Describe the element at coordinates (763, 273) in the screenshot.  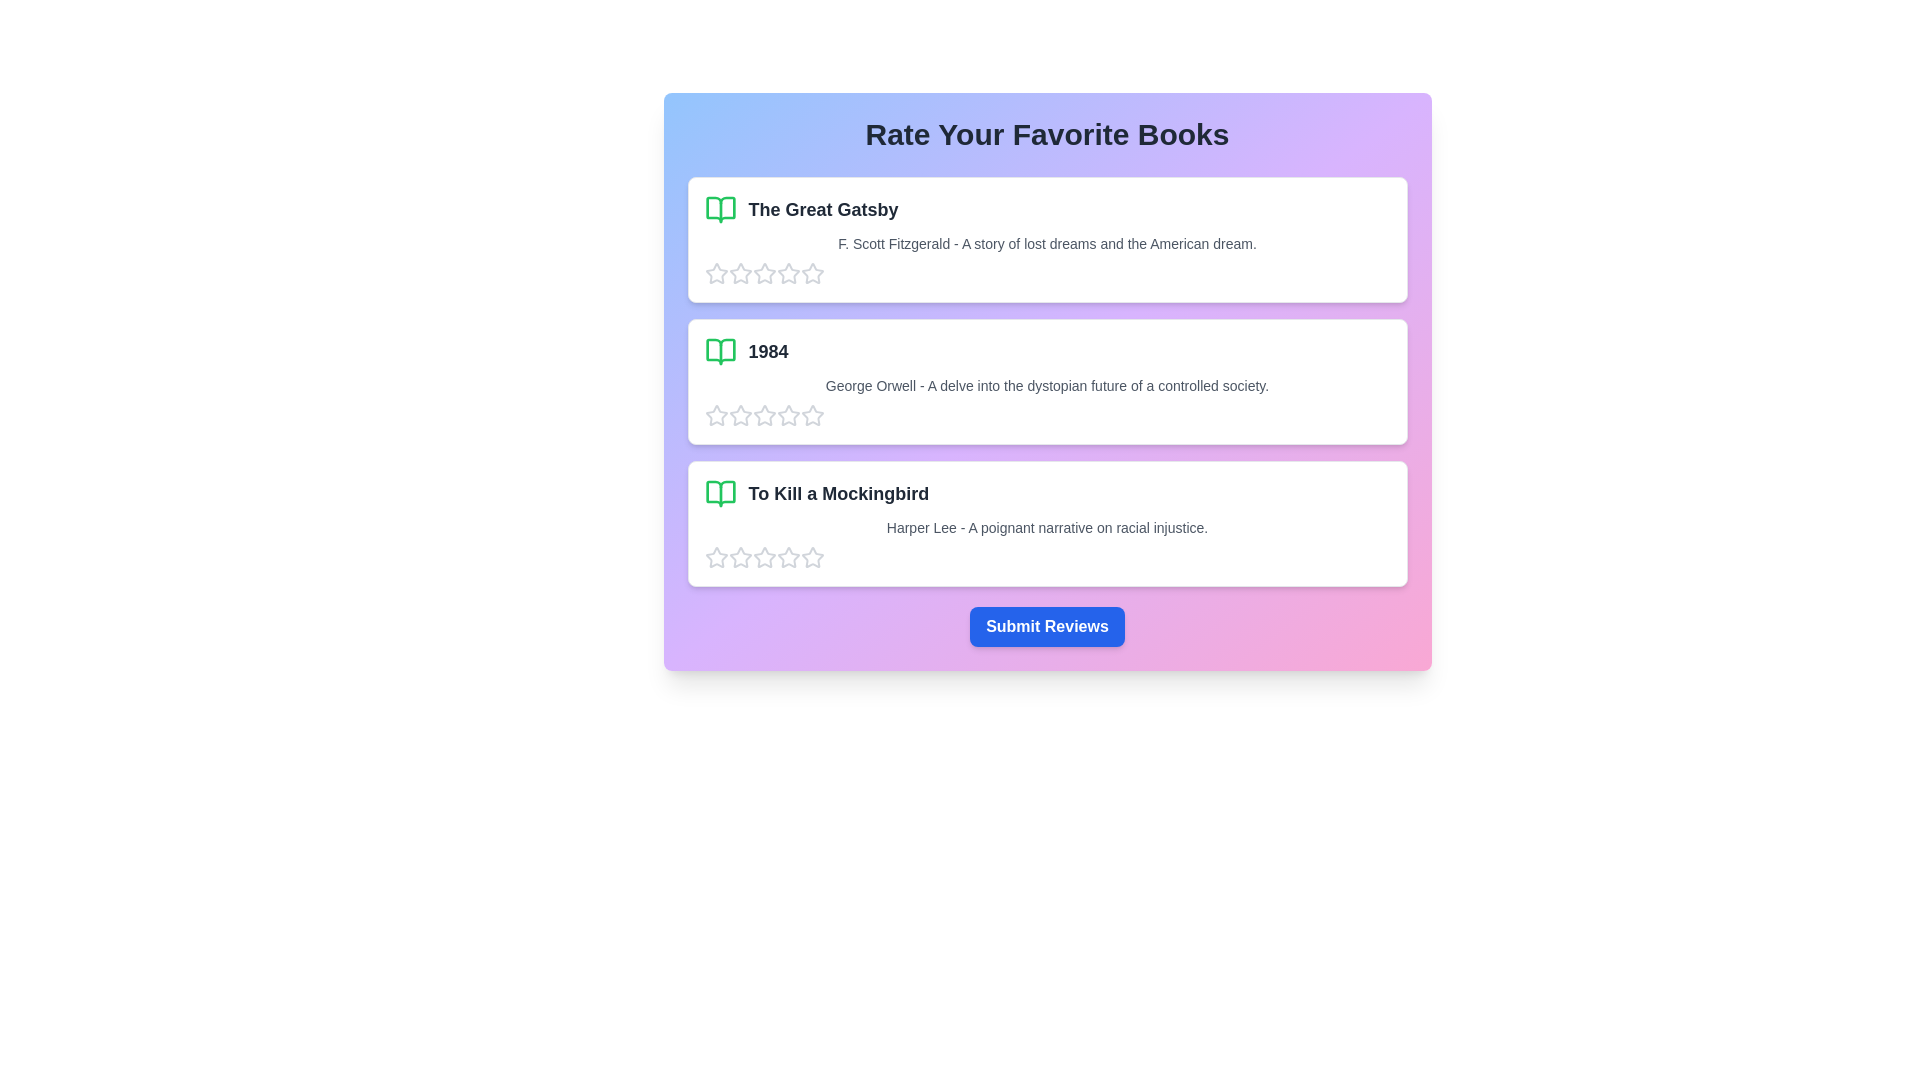
I see `the star corresponding to 3 for the book titled The Great Gatsby` at that location.